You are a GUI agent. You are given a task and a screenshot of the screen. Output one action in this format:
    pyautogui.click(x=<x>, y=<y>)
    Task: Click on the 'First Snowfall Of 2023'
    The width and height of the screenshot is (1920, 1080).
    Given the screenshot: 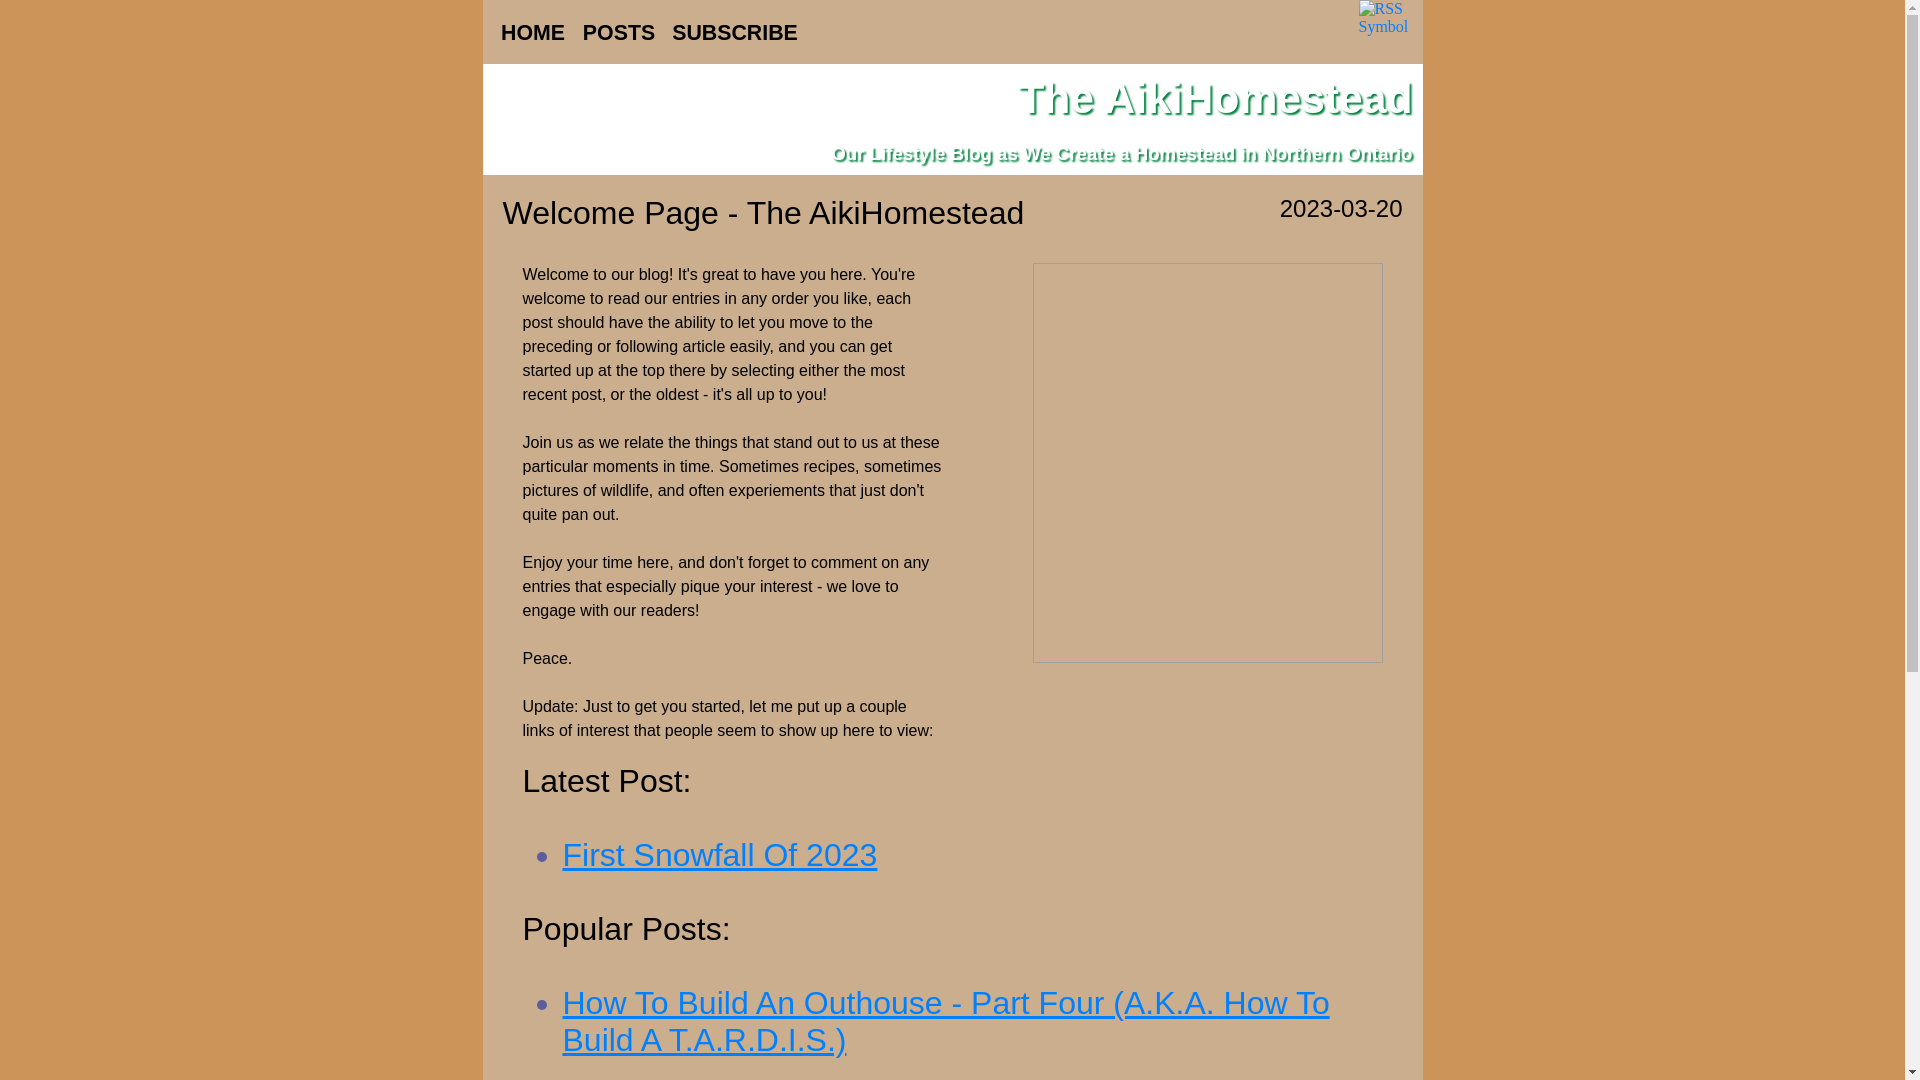 What is the action you would take?
    pyautogui.click(x=719, y=855)
    